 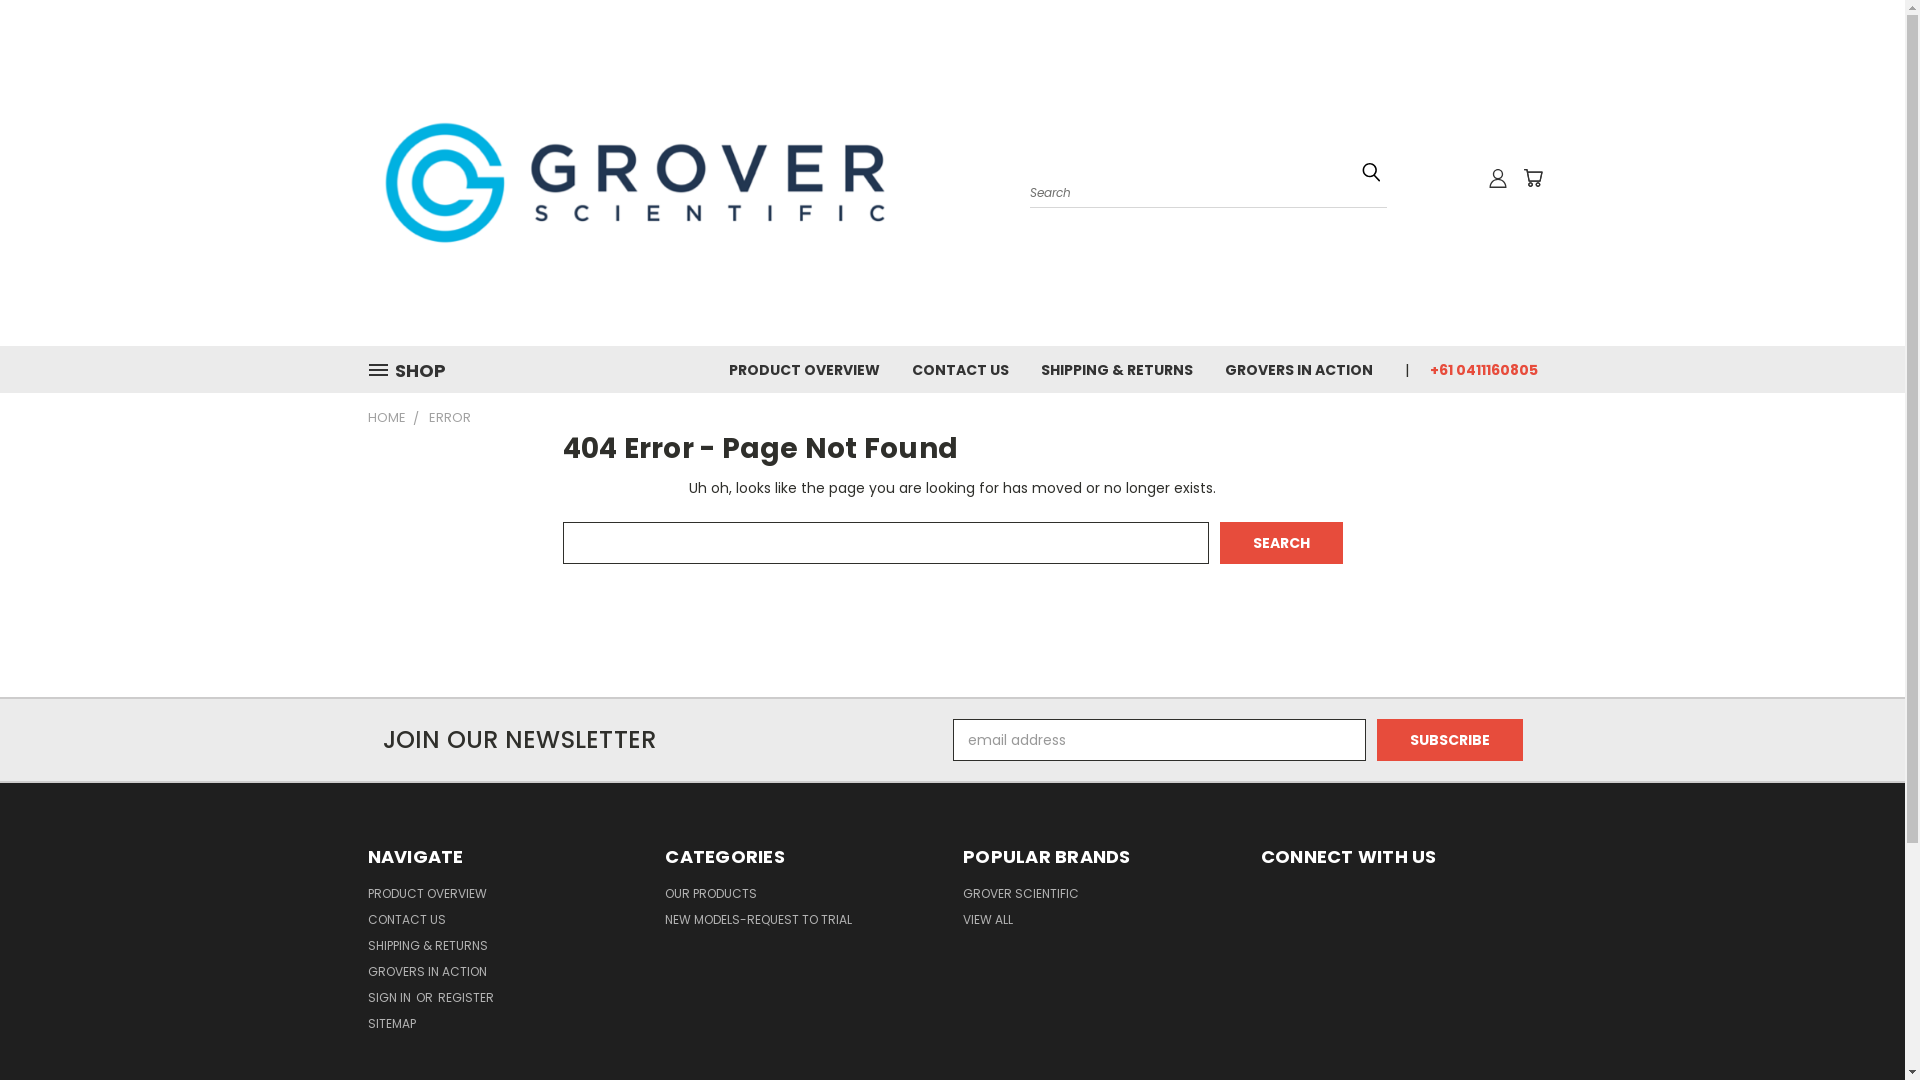 What do you see at coordinates (1370, 171) in the screenshot?
I see `'Submit Search'` at bounding box center [1370, 171].